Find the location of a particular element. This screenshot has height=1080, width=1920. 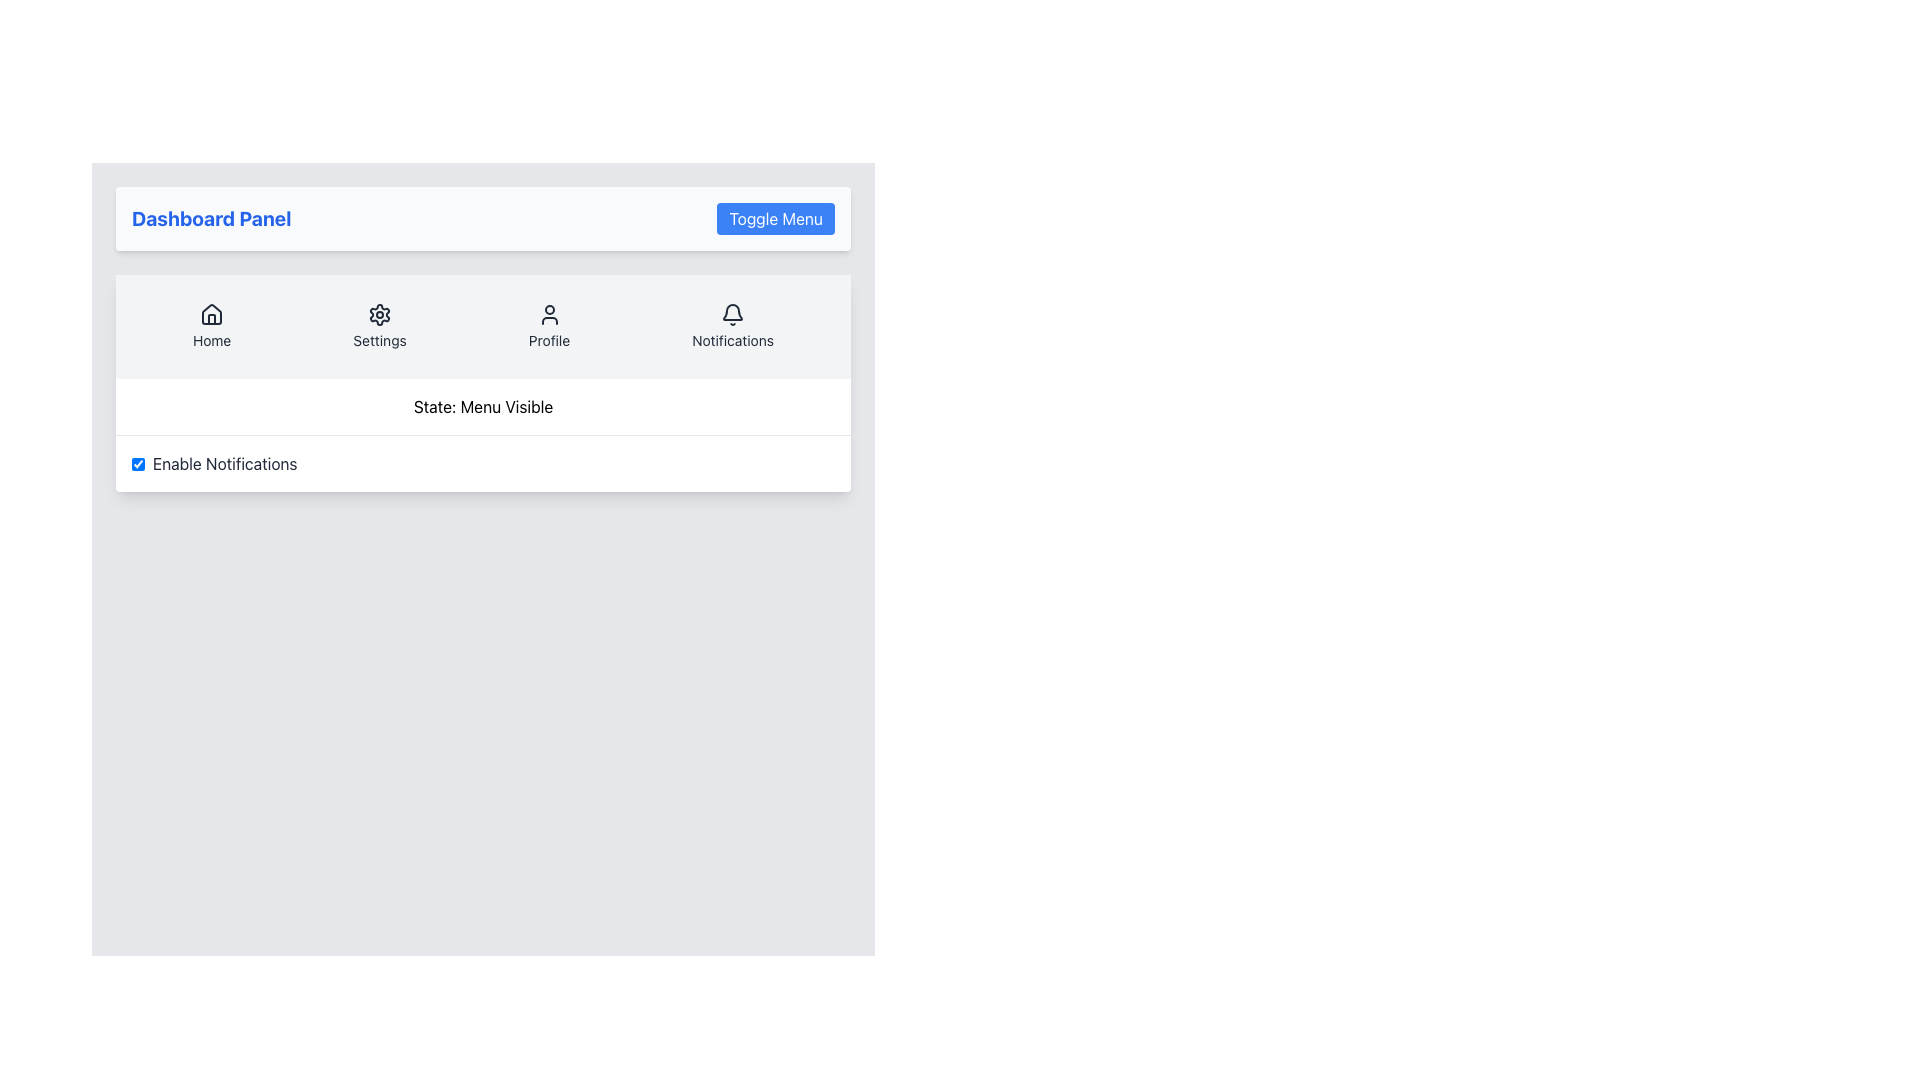

the 'Profile' icon in the top navigation bar to possibly reveal additional information is located at coordinates (549, 315).